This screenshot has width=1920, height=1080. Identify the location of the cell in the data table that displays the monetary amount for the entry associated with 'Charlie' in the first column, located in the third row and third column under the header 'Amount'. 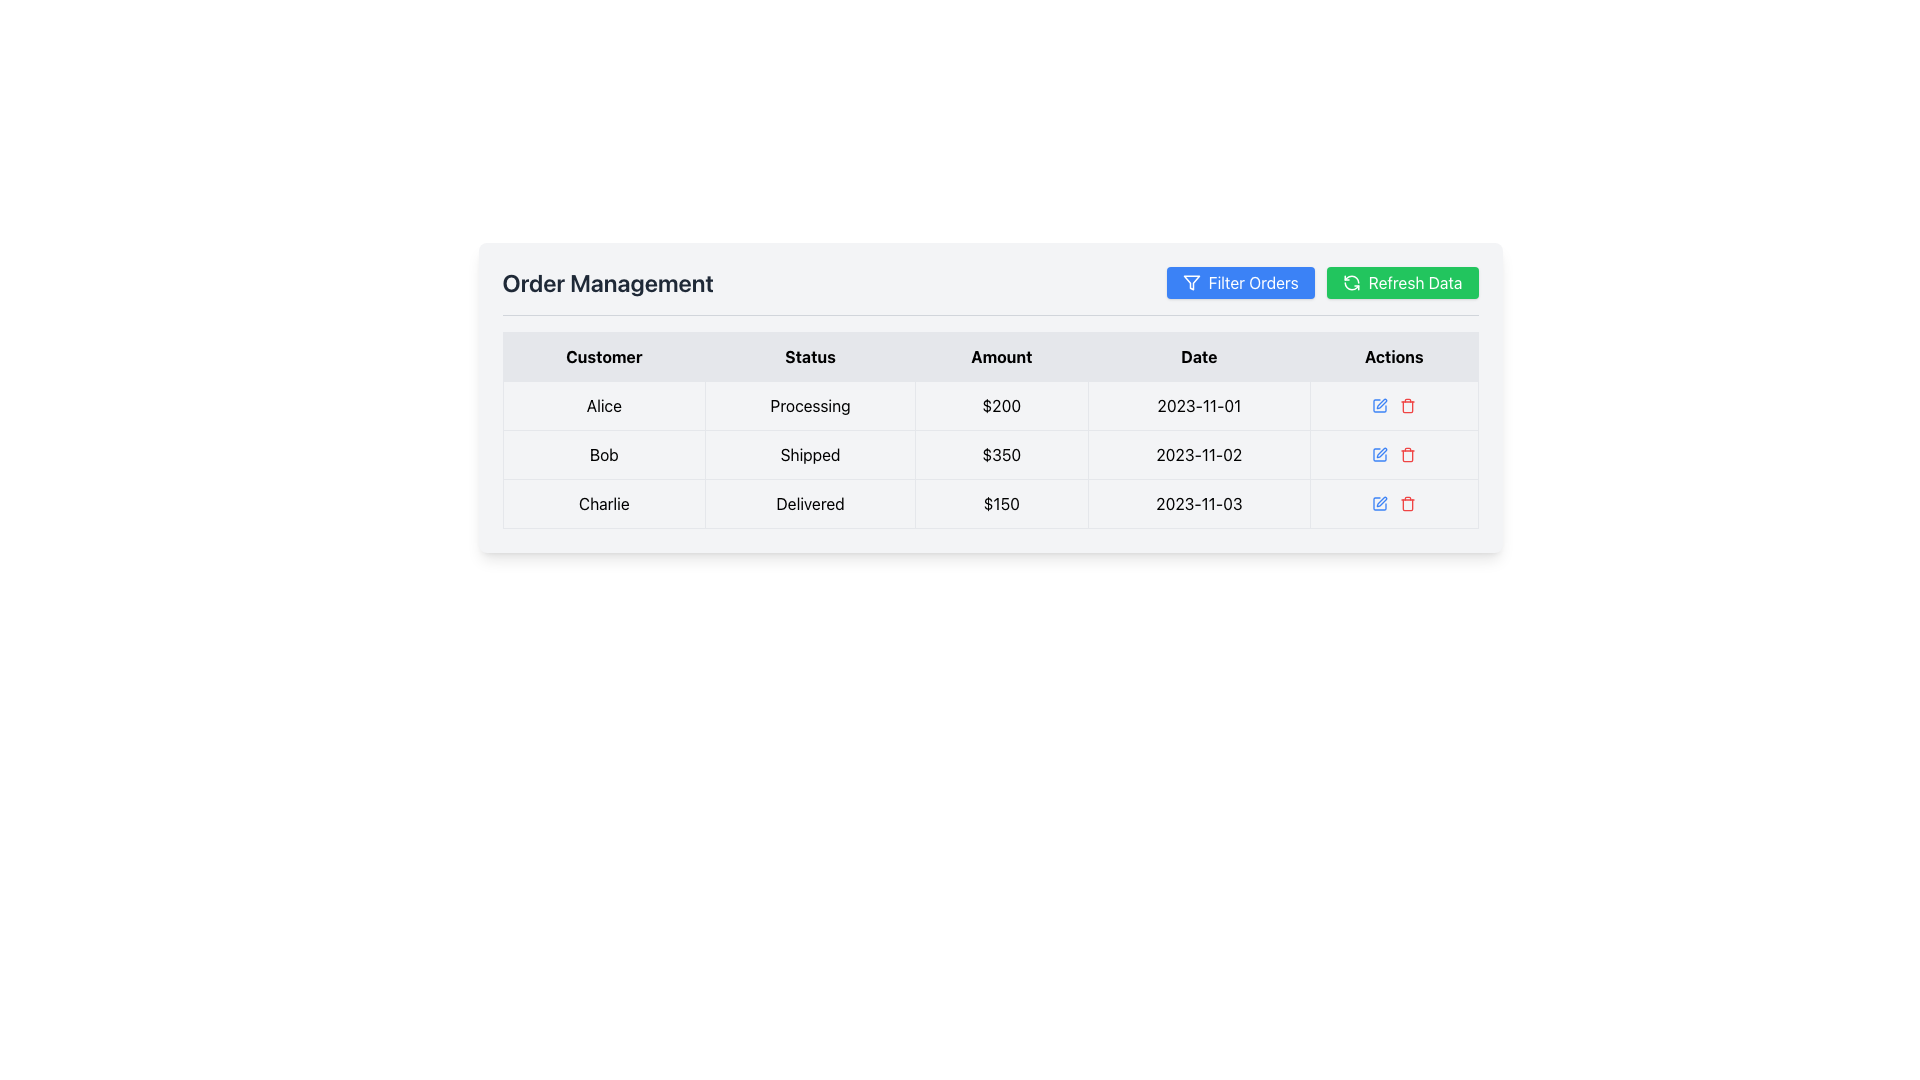
(1001, 503).